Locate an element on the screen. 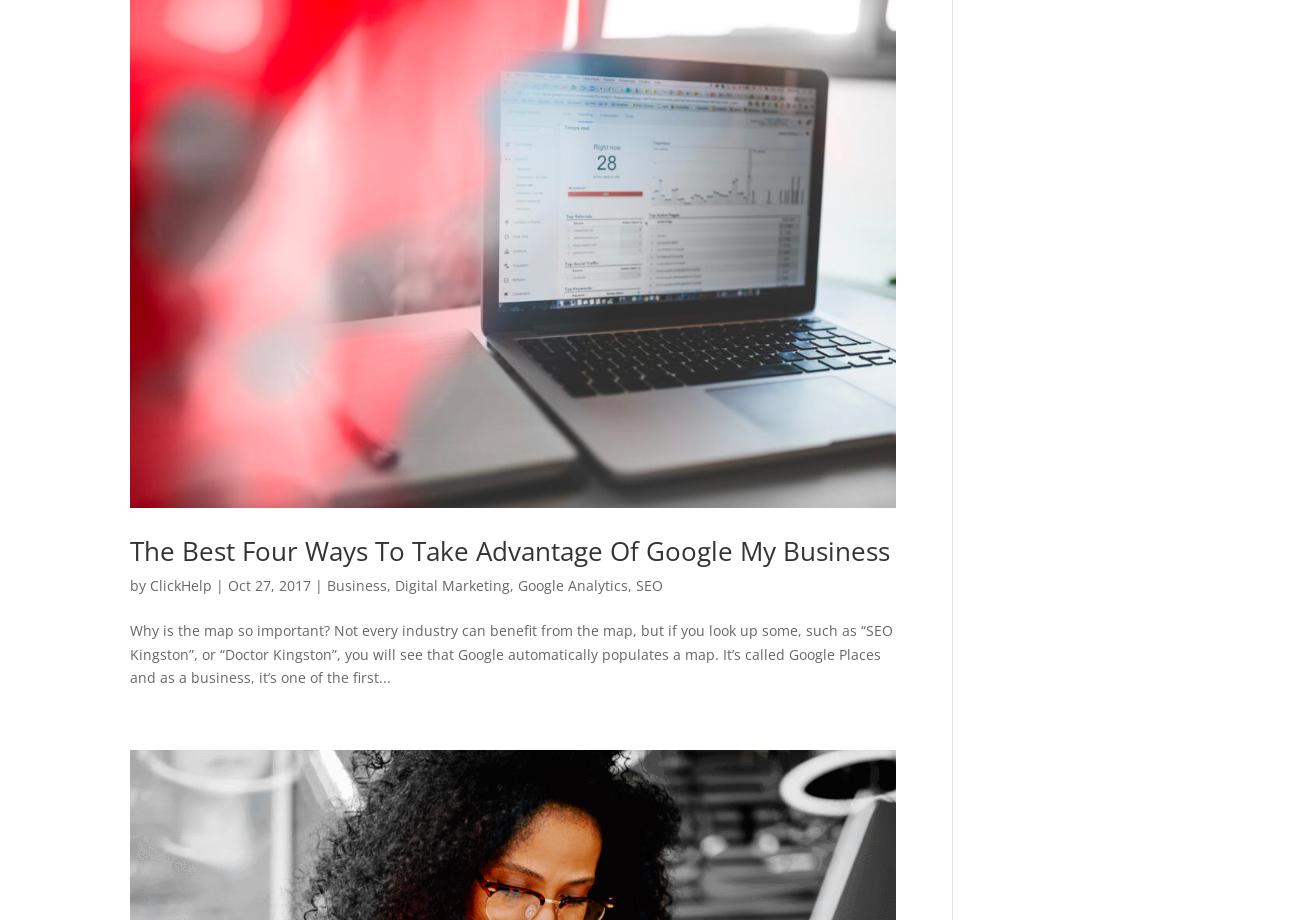 The width and height of the screenshot is (1300, 920). 'Digital Marketing' is located at coordinates (451, 584).